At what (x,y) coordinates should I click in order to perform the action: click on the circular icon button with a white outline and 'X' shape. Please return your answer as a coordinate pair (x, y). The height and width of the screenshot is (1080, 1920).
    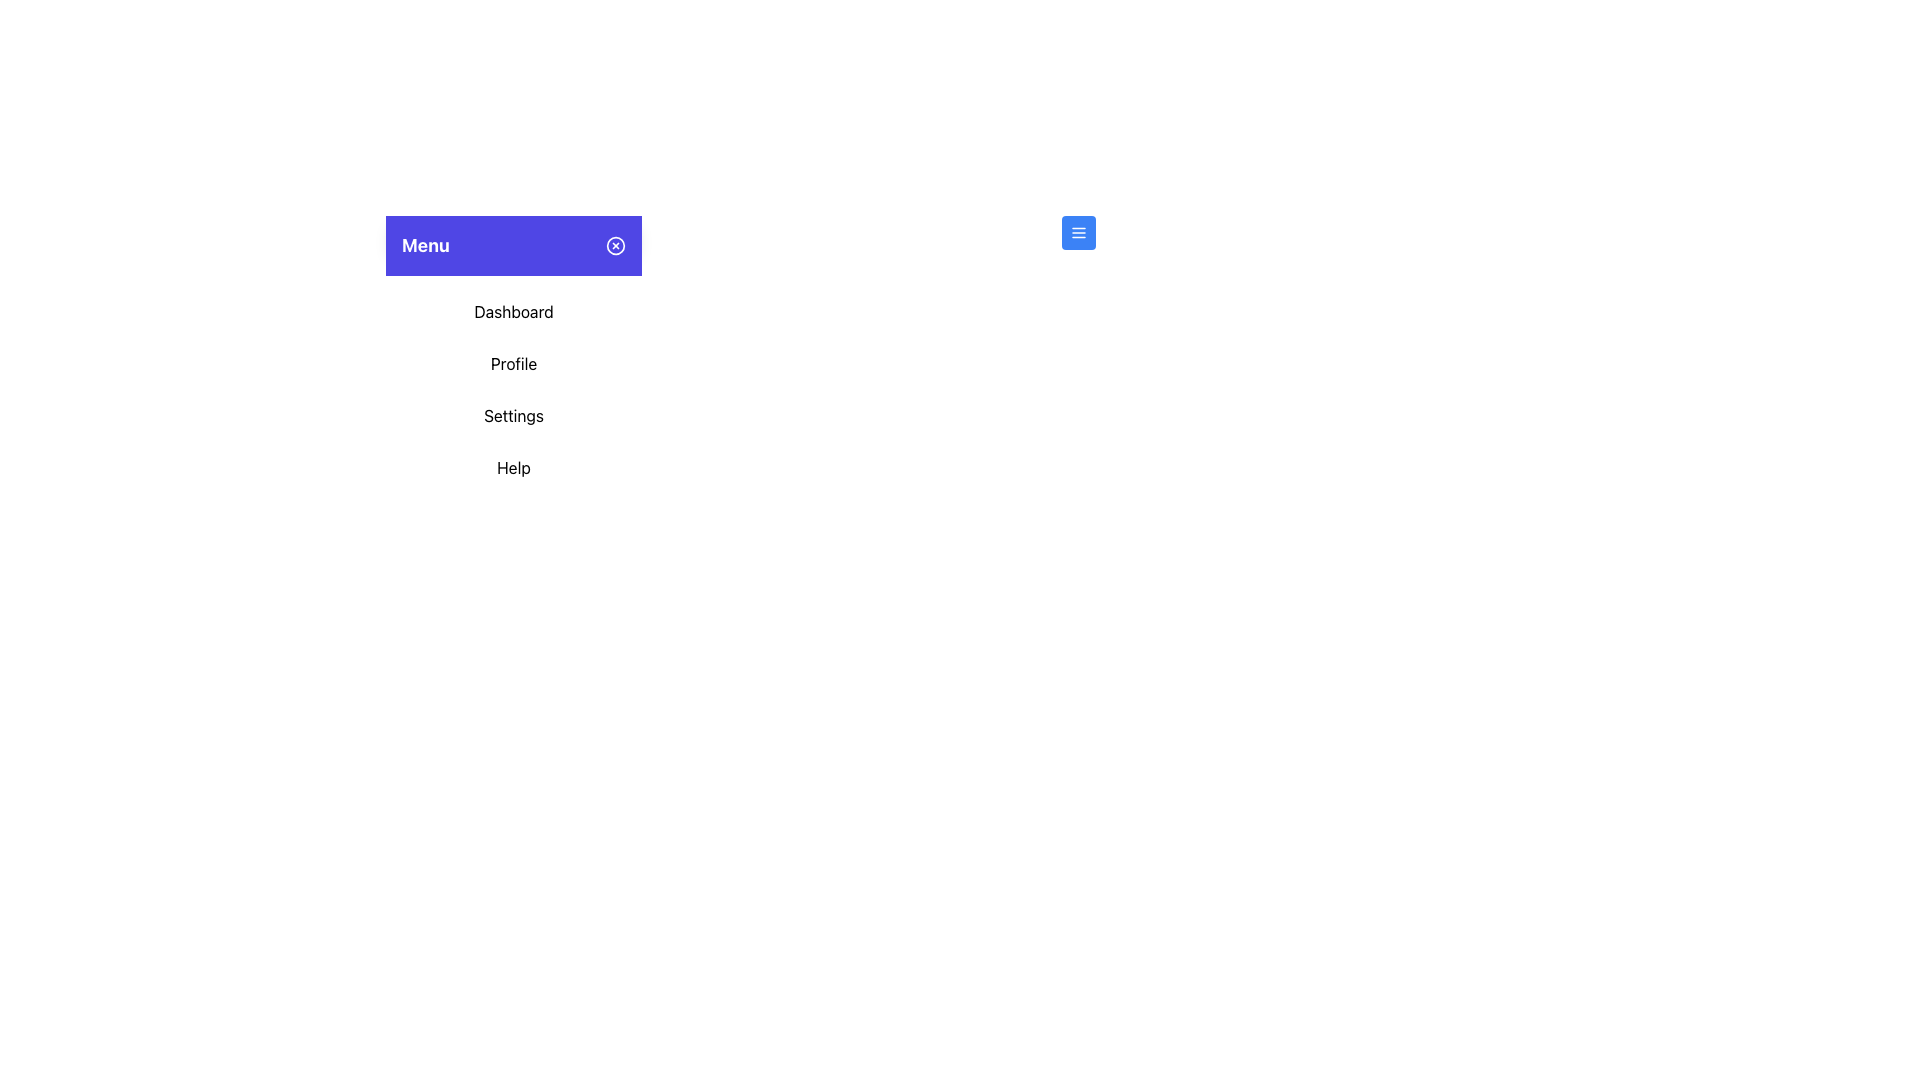
    Looking at the image, I should click on (614, 245).